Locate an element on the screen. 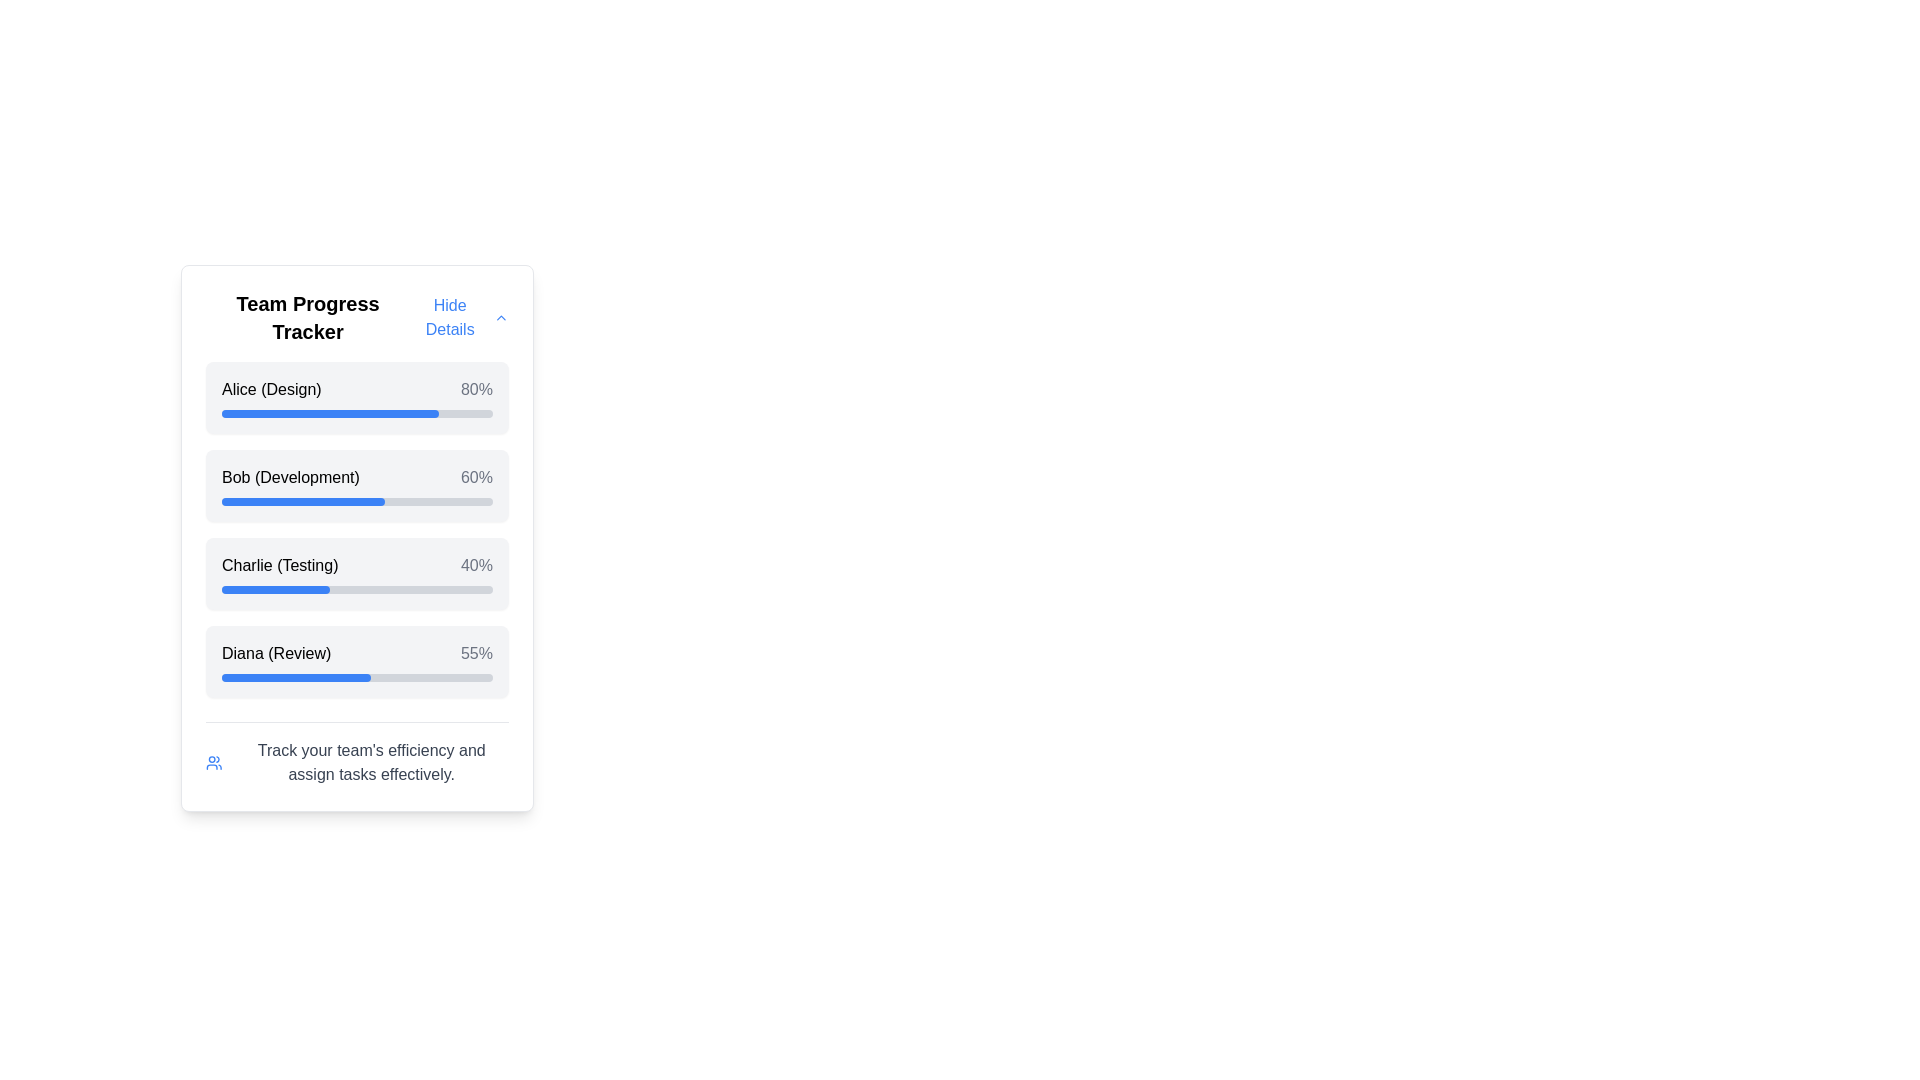  the text label 'Charlie (Testing)' in the progress tracker is located at coordinates (279, 566).